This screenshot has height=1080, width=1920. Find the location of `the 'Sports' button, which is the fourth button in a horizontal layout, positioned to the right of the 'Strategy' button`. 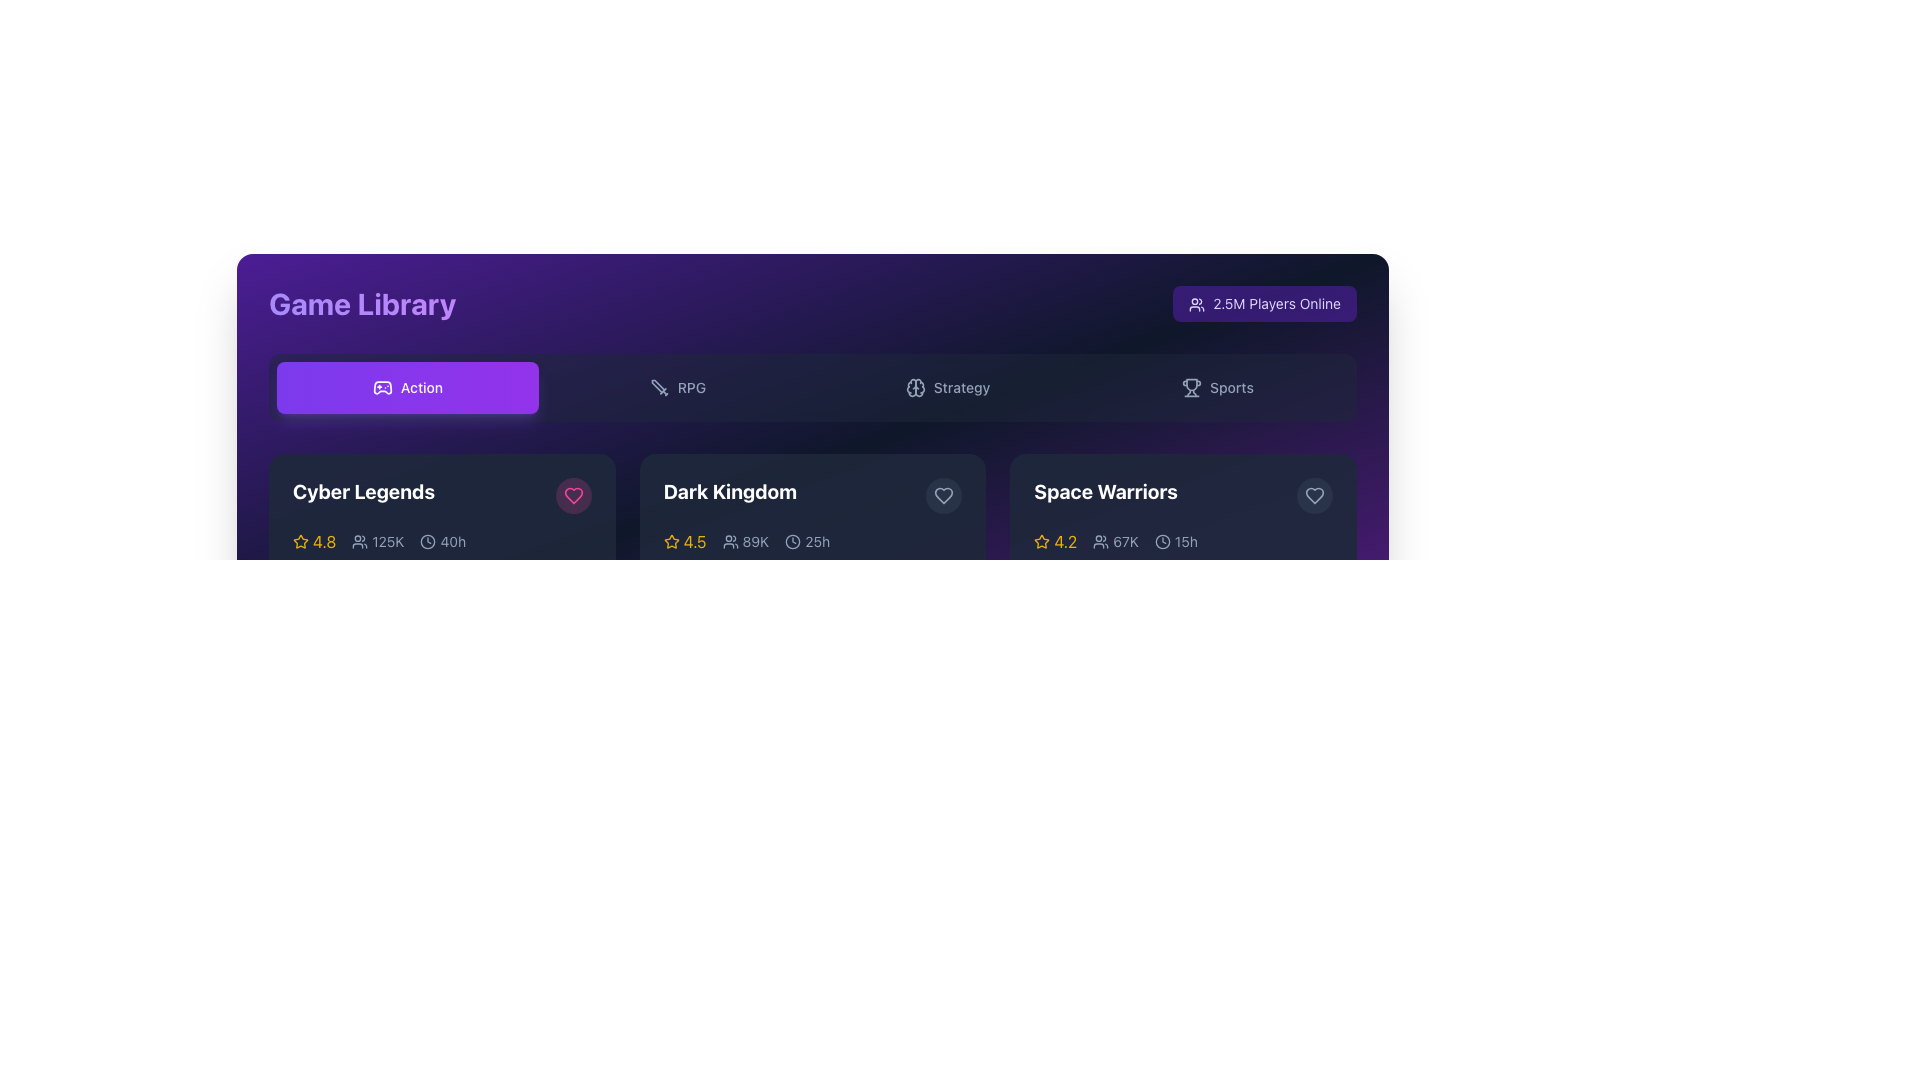

the 'Sports' button, which is the fourth button in a horizontal layout, positioned to the right of the 'Strategy' button is located at coordinates (1217, 388).